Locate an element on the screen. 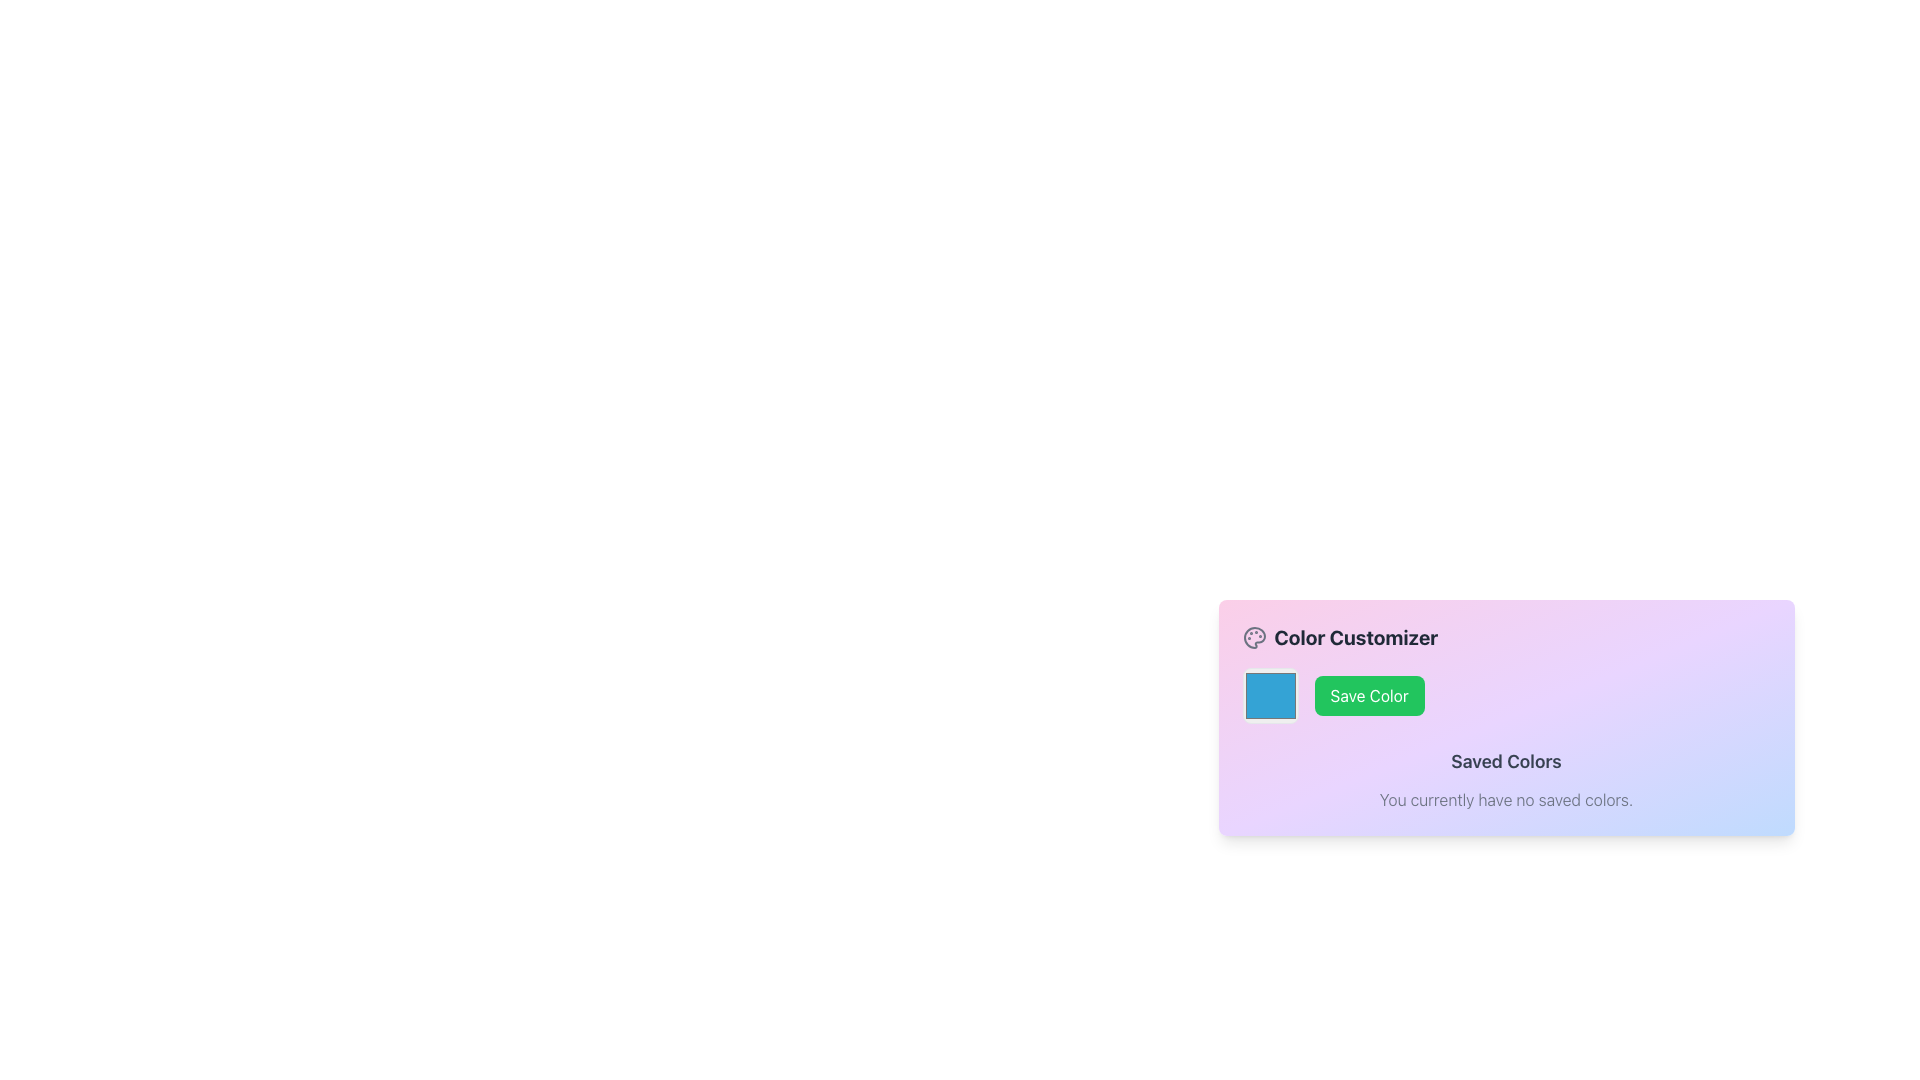 Image resolution: width=1920 pixels, height=1080 pixels. the main circular base of the palette icon located to the left of the 'Color Customizer' text in the card UI component is located at coordinates (1253, 637).